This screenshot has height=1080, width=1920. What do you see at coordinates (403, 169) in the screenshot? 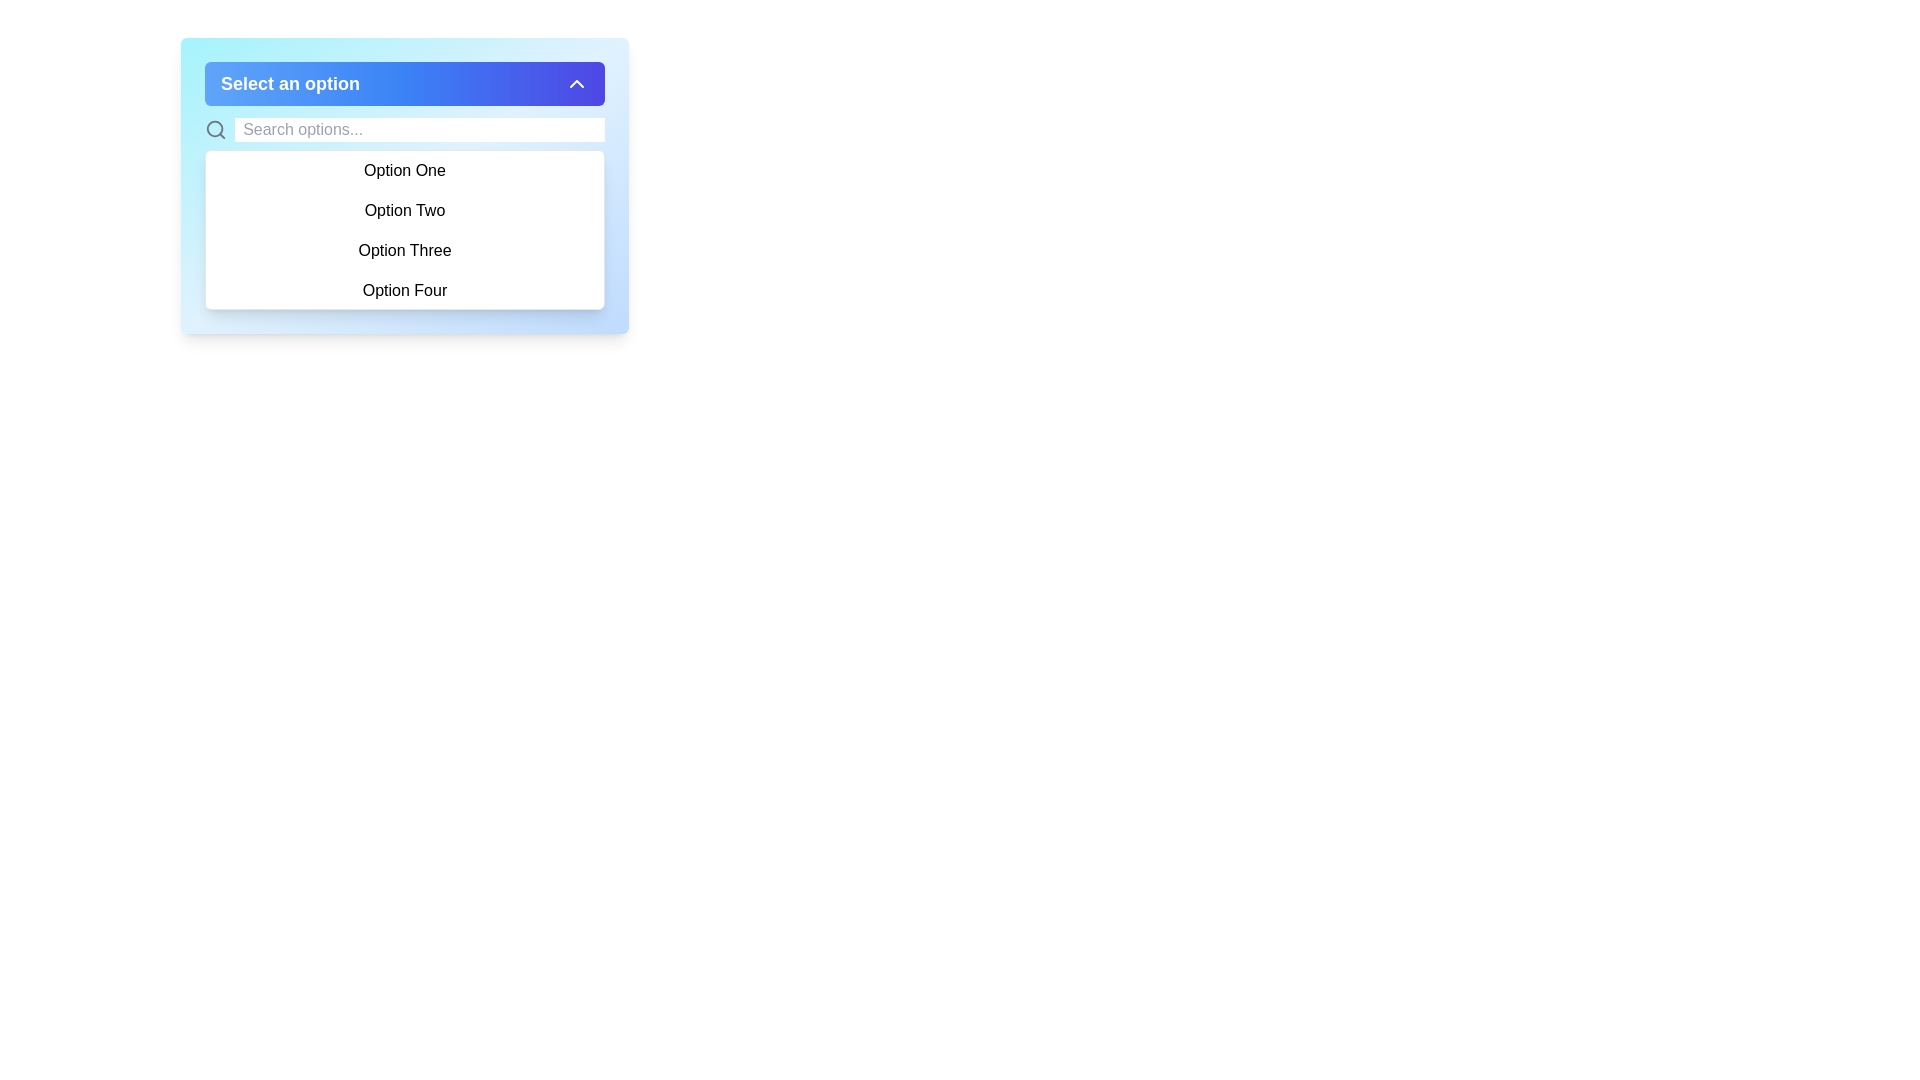
I see `the first option in the dropdown menu labeled 'Option One', which is visually highlighted by a light blue background on hover` at bounding box center [403, 169].